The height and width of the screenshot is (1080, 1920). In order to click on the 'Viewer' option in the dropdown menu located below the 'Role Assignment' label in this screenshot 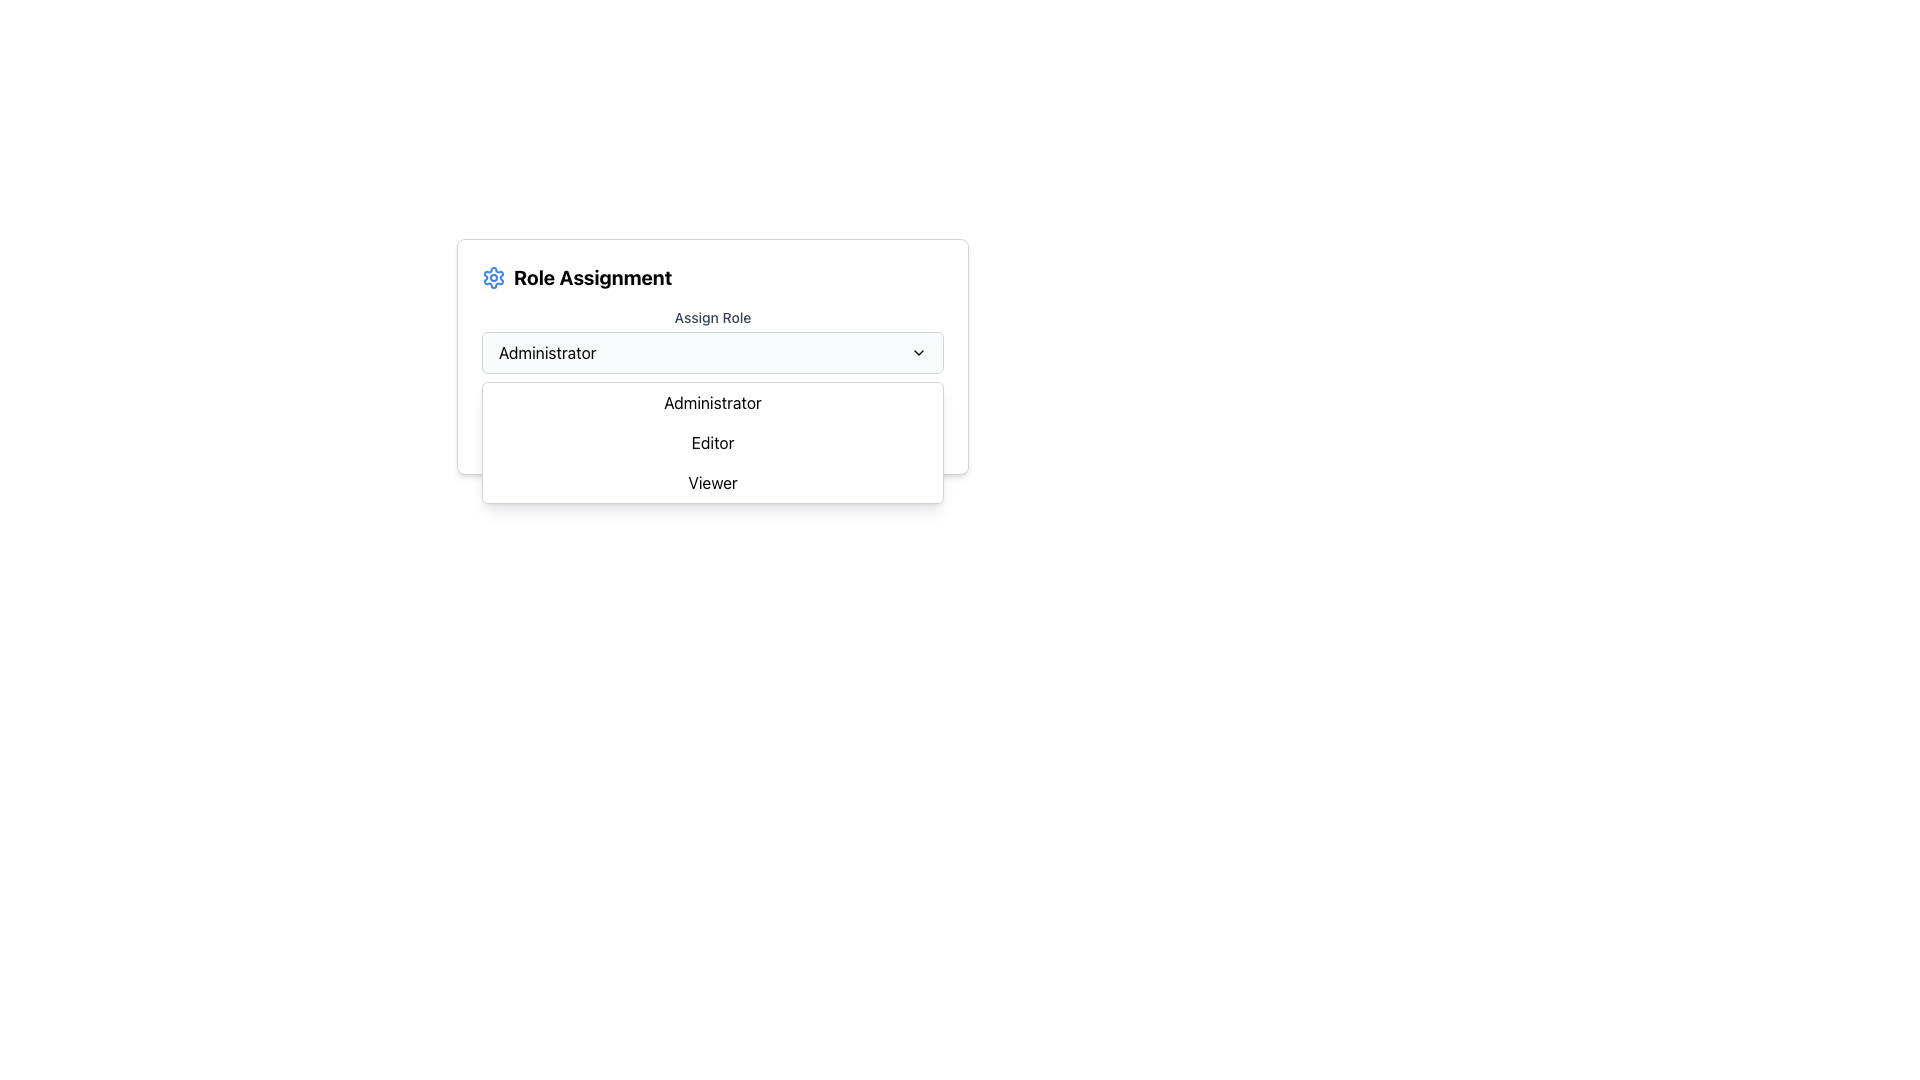, I will do `click(713, 482)`.